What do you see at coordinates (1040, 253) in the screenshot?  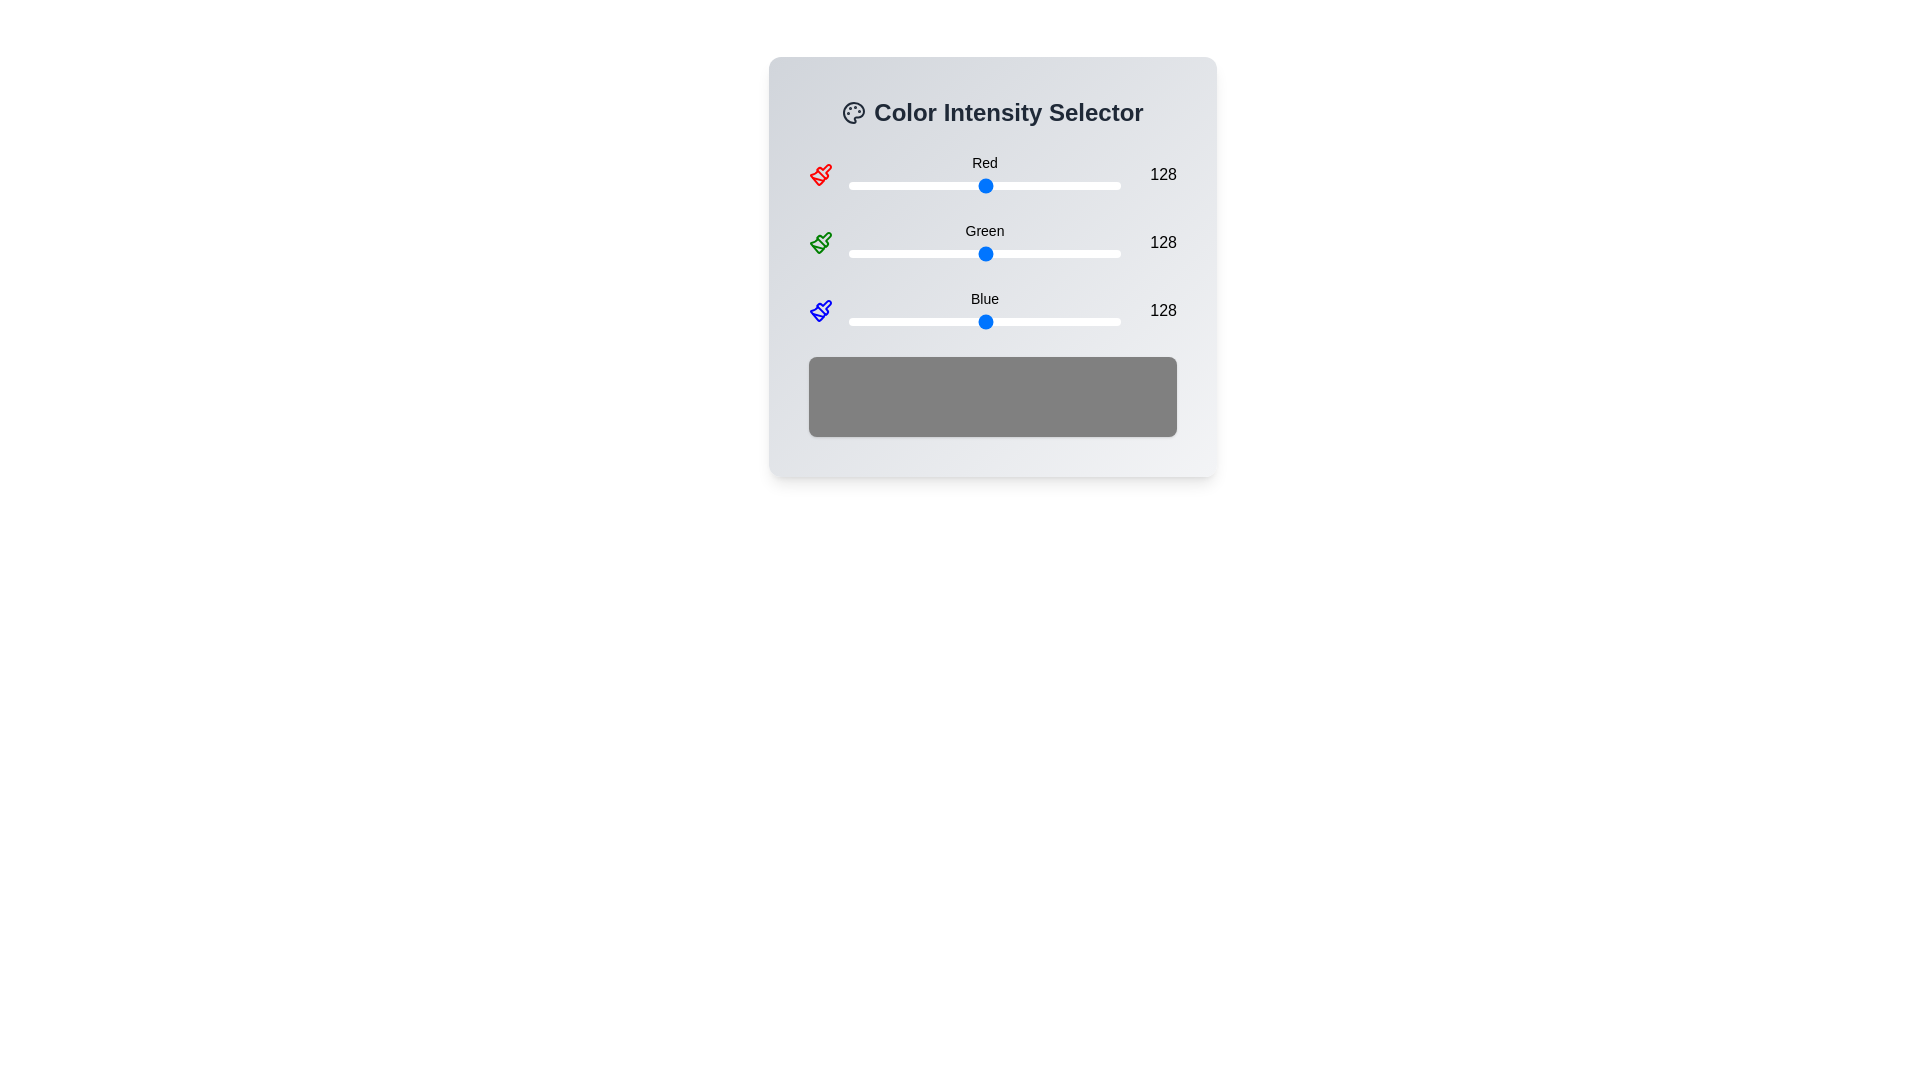 I see `the green color intensity` at bounding box center [1040, 253].